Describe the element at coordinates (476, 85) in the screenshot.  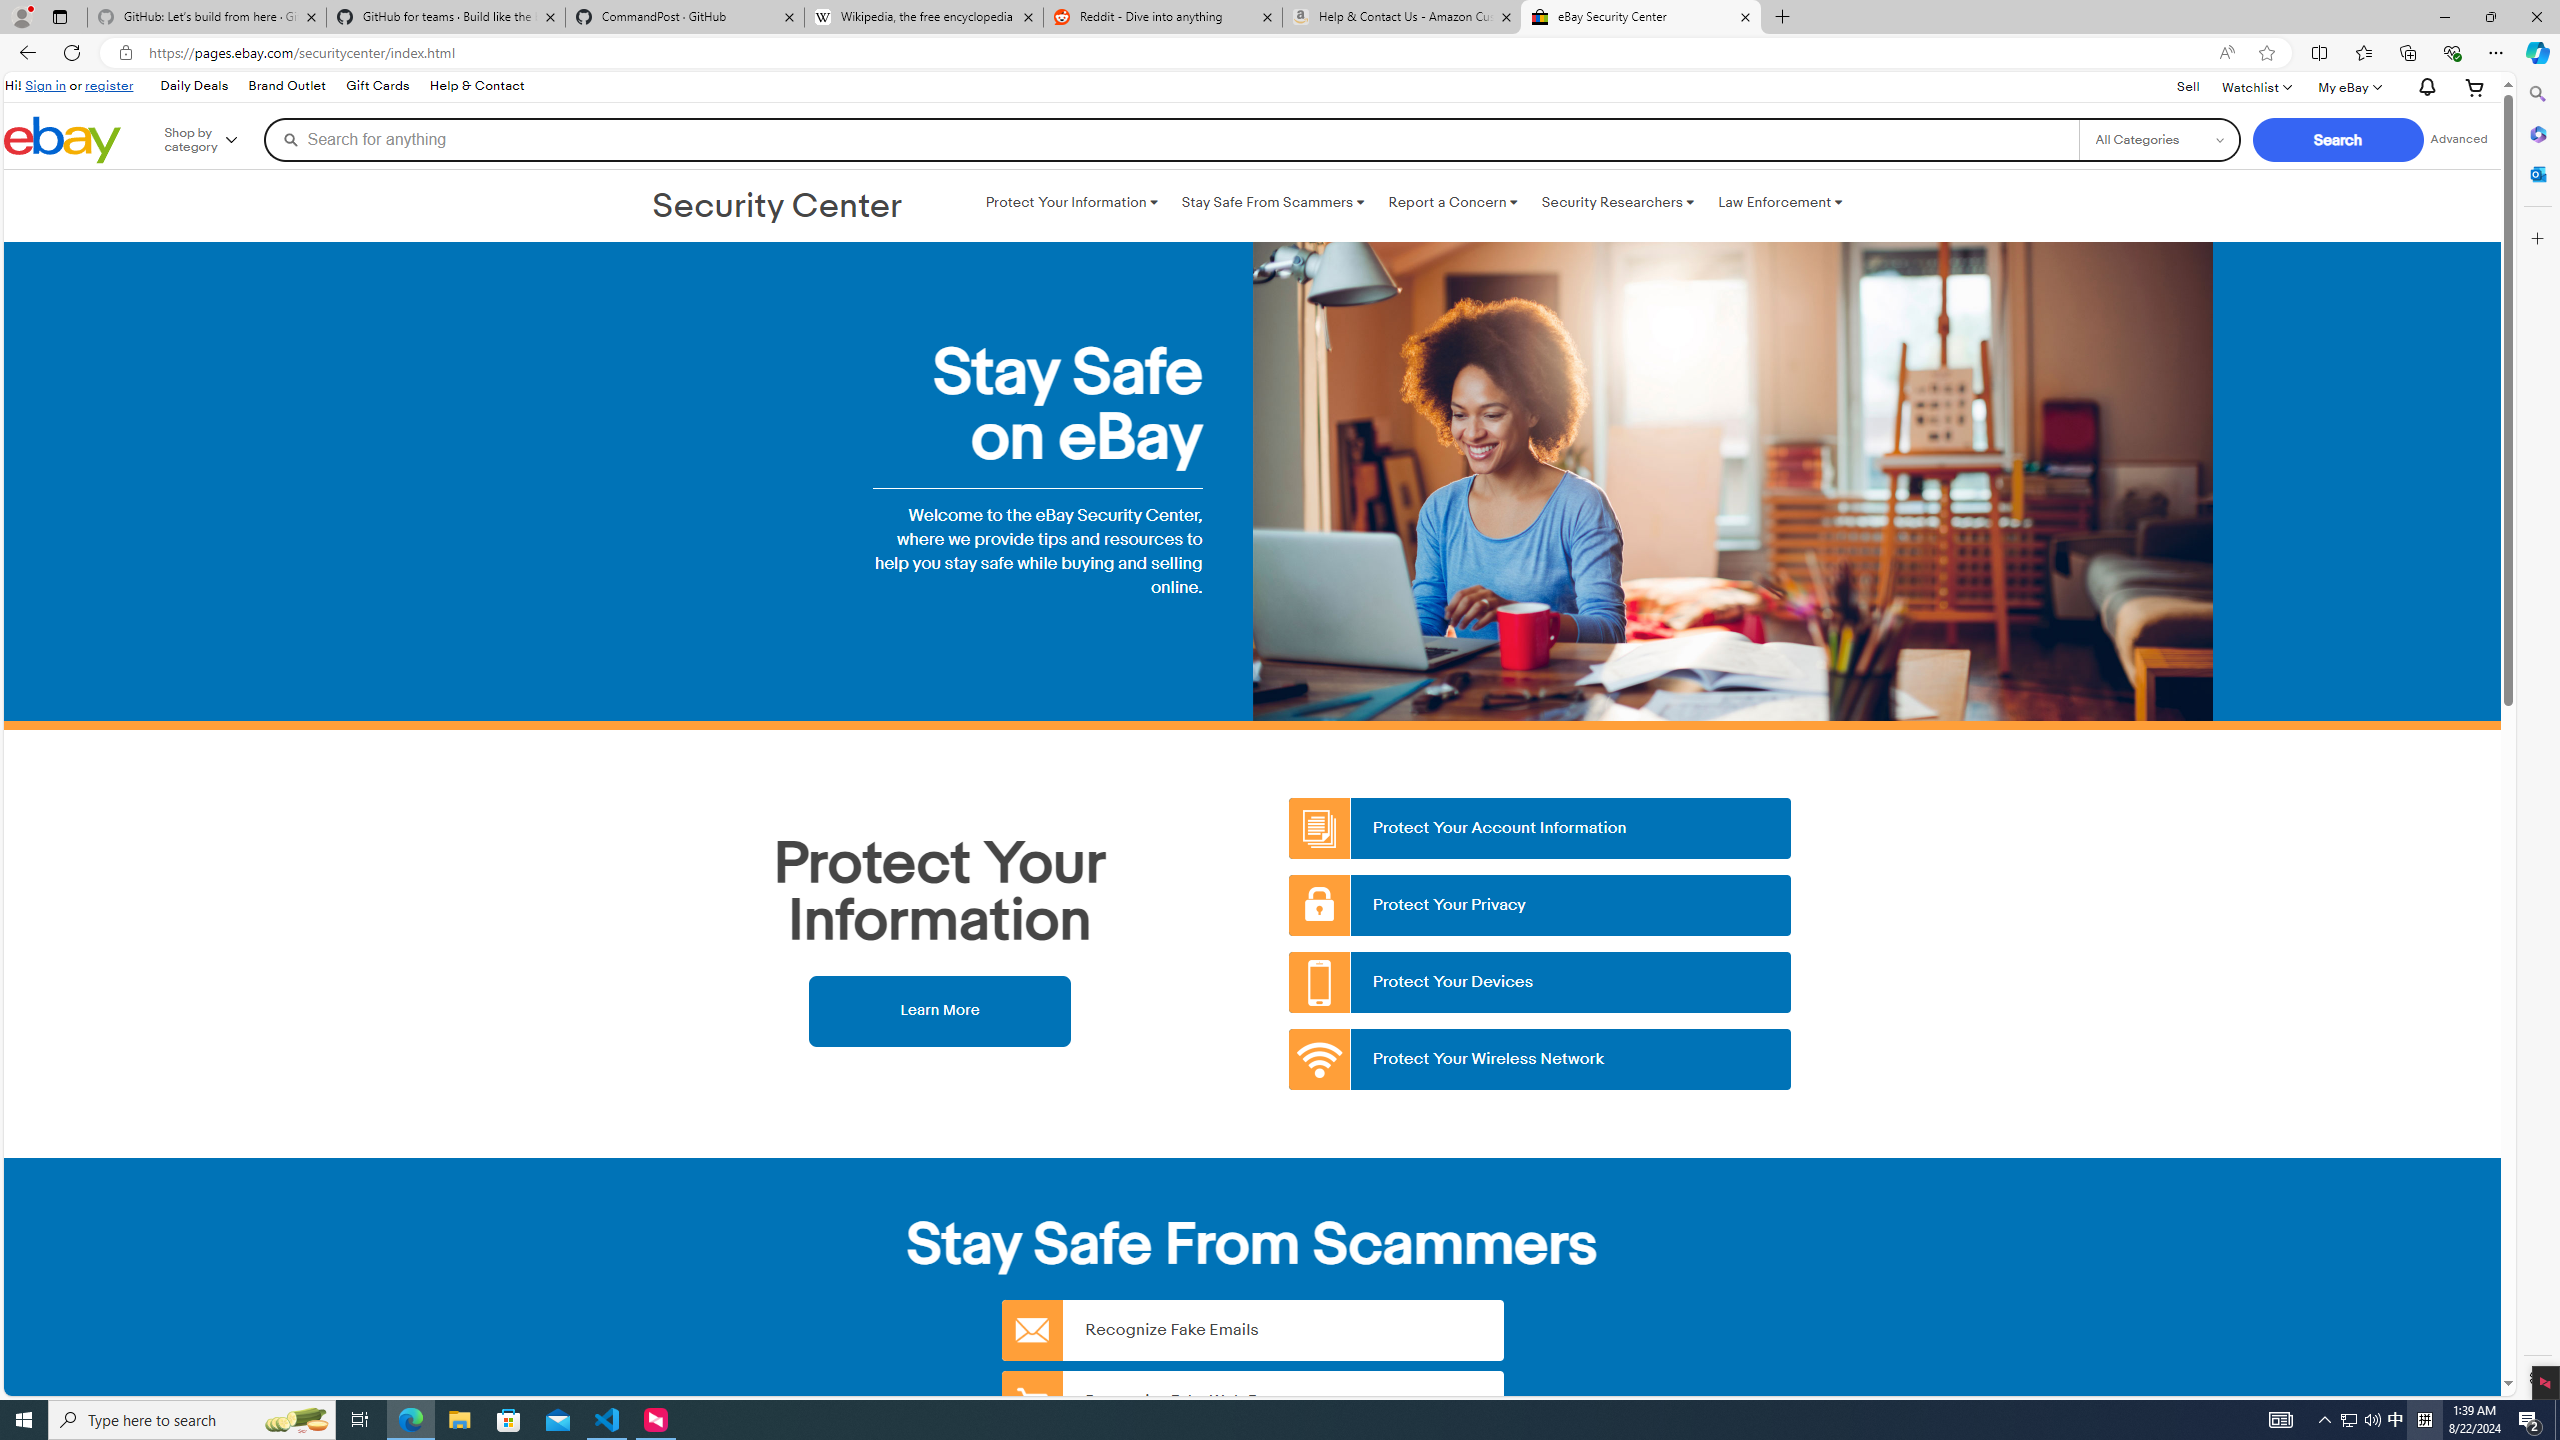
I see `'Help & Contact'` at that location.